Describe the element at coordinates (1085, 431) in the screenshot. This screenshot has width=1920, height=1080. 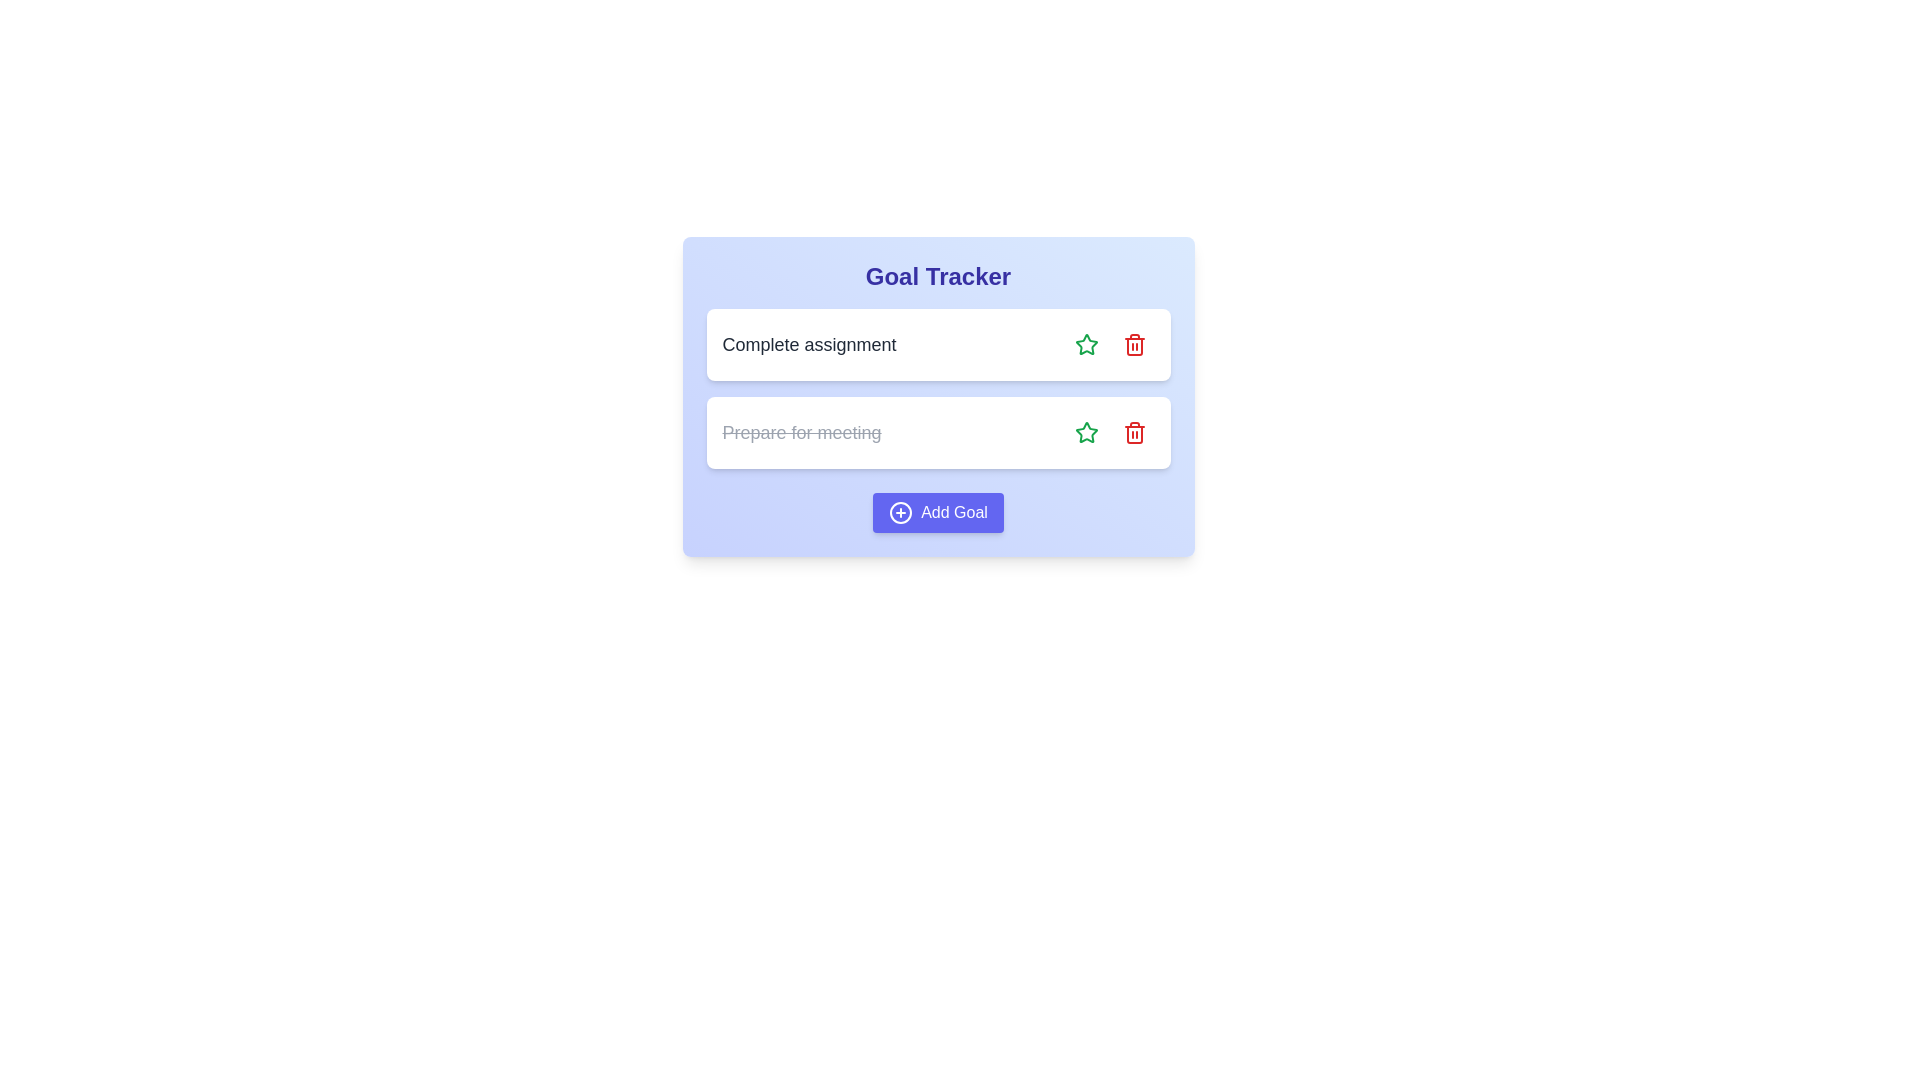
I see `the green star-shaped icon with an outlined design, located to the right of the 'Complete assignment' text` at that location.